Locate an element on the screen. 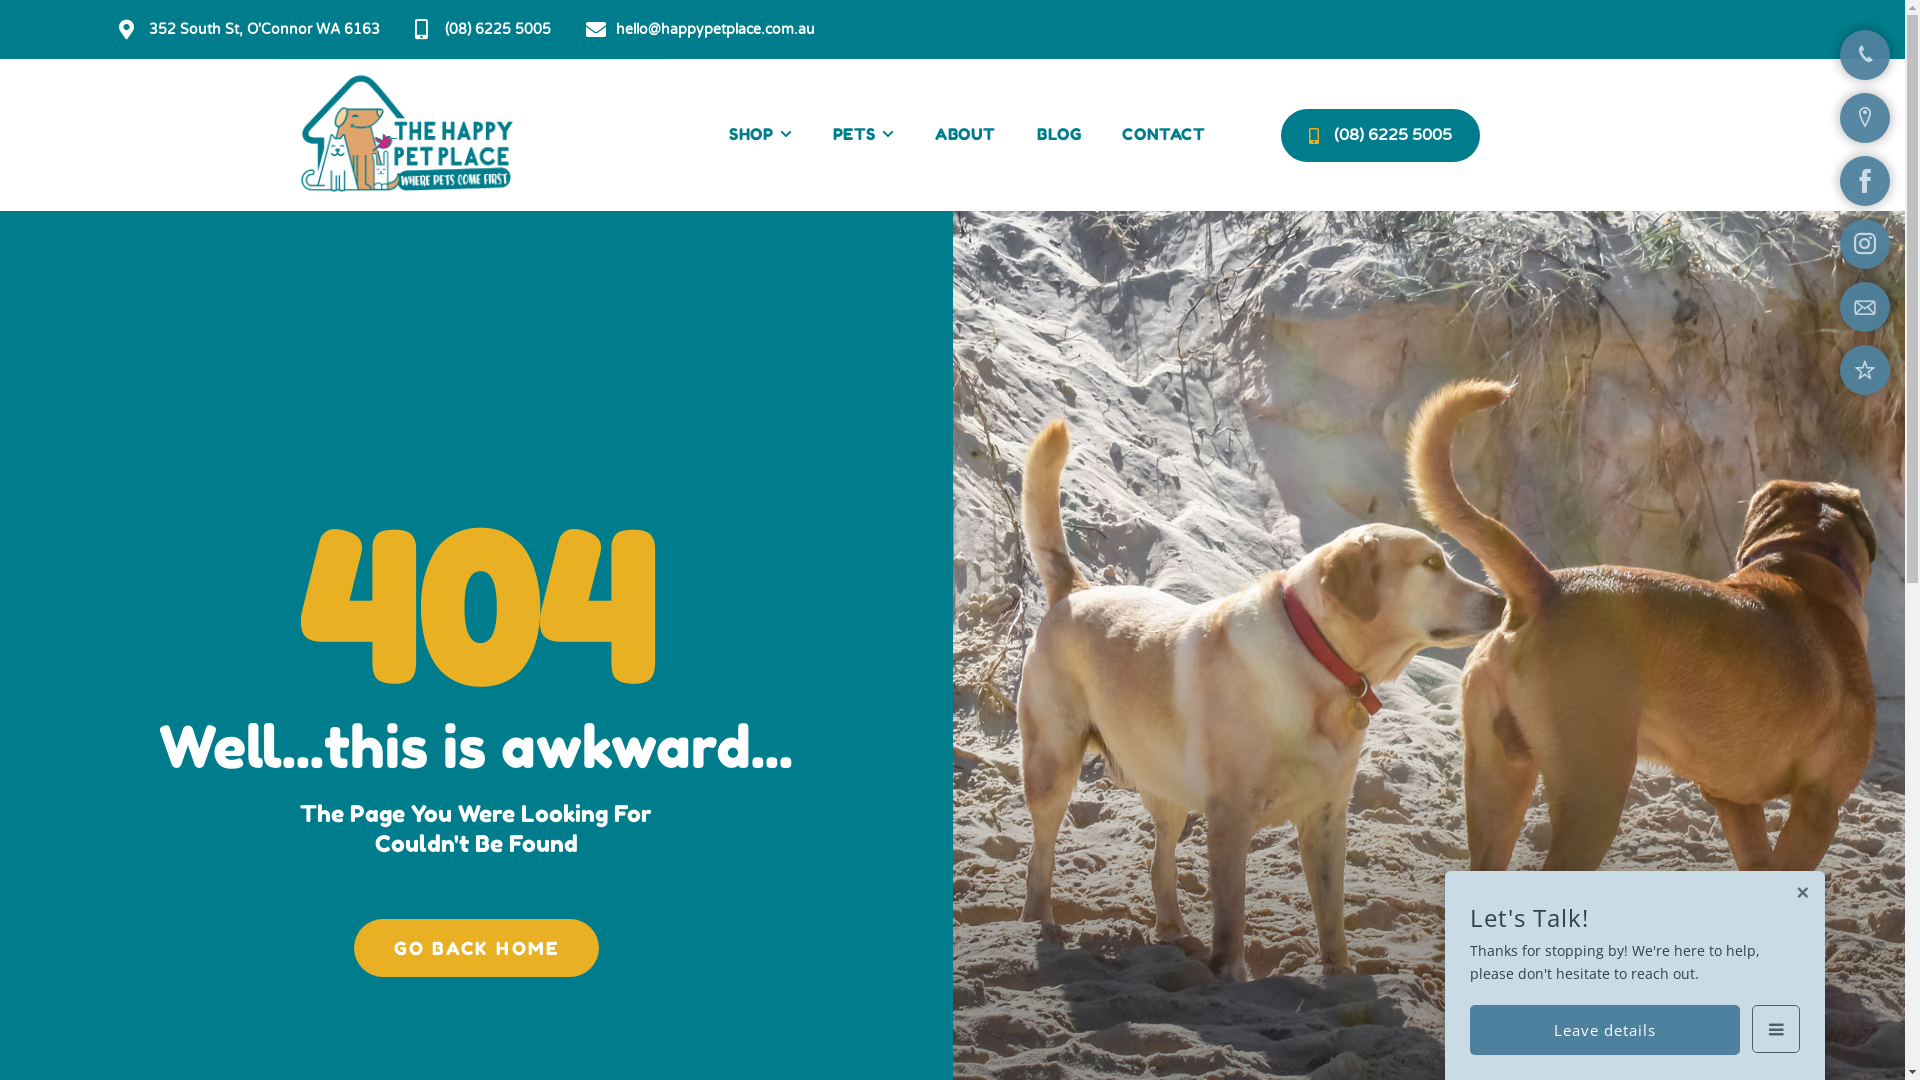 Image resolution: width=1920 pixels, height=1080 pixels. 'PETS' is located at coordinates (863, 135).